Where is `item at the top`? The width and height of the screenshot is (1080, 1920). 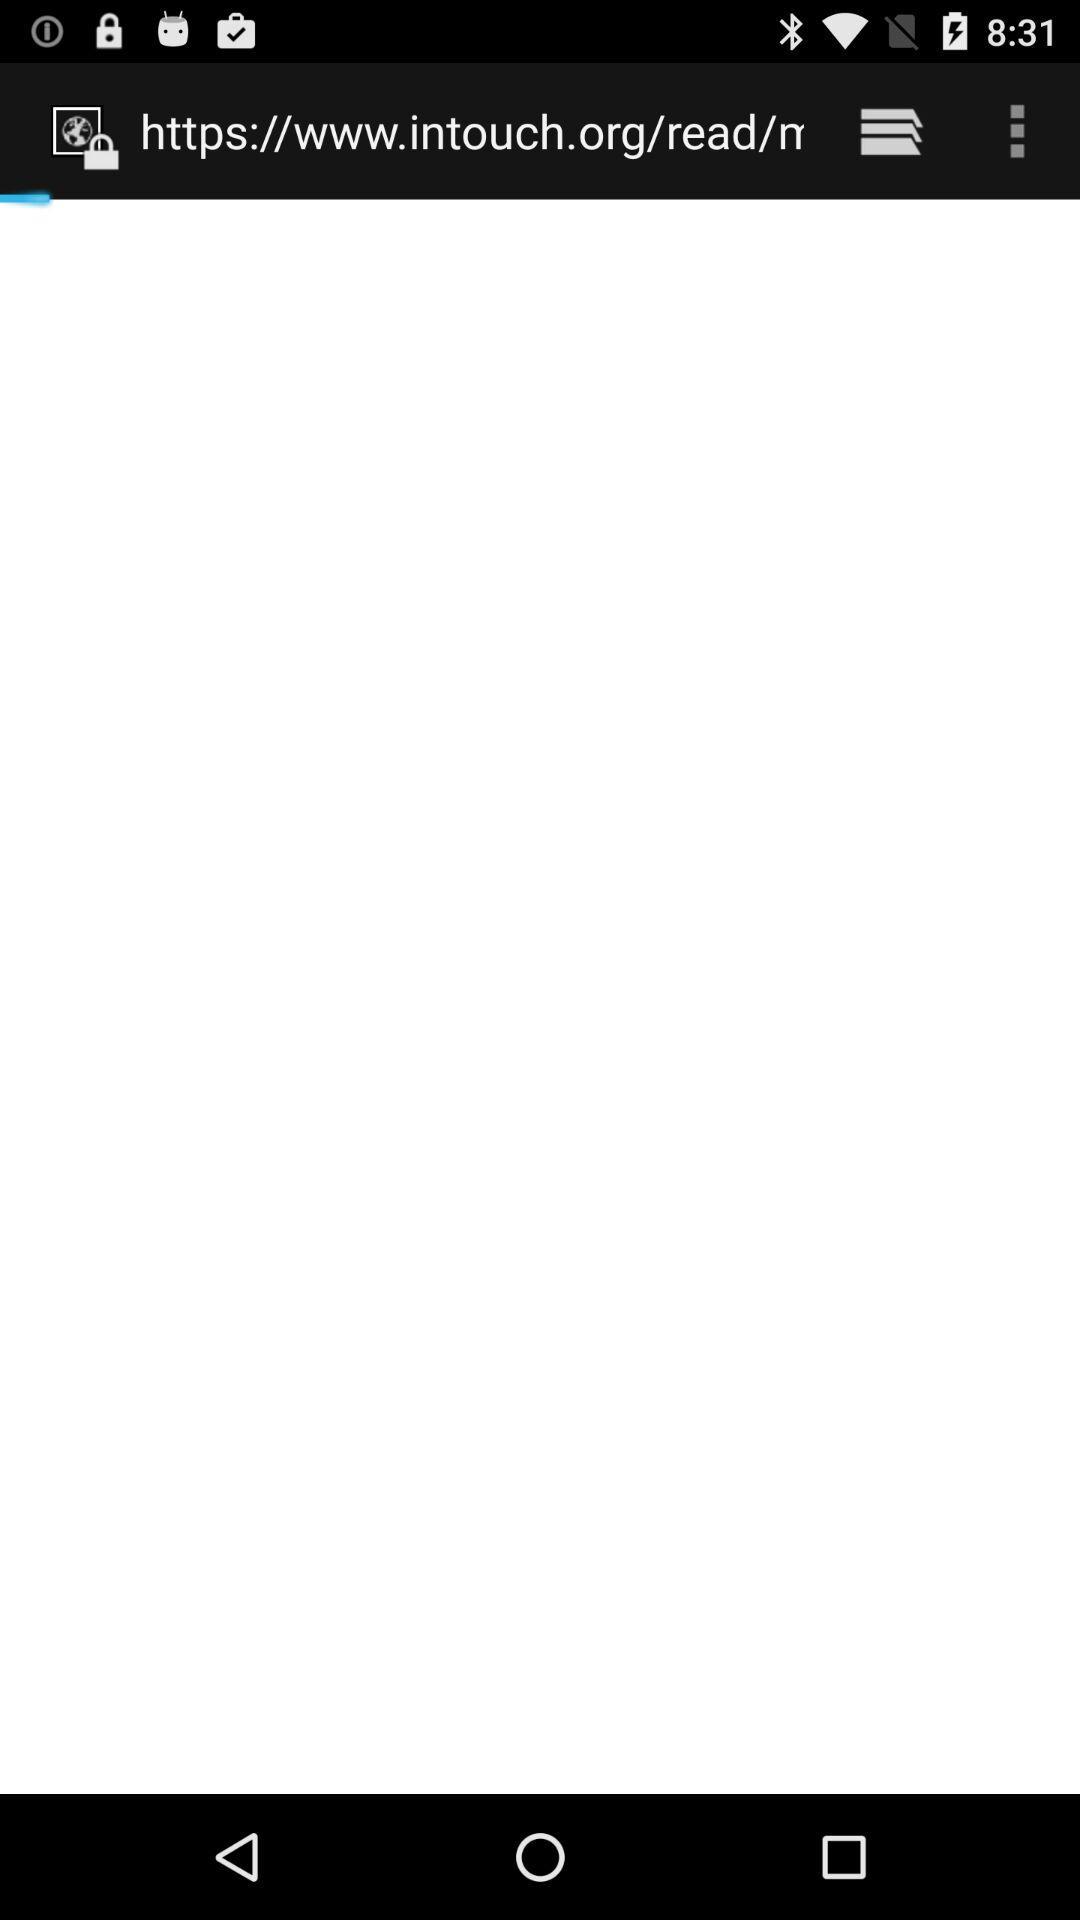
item at the top is located at coordinates (472, 130).